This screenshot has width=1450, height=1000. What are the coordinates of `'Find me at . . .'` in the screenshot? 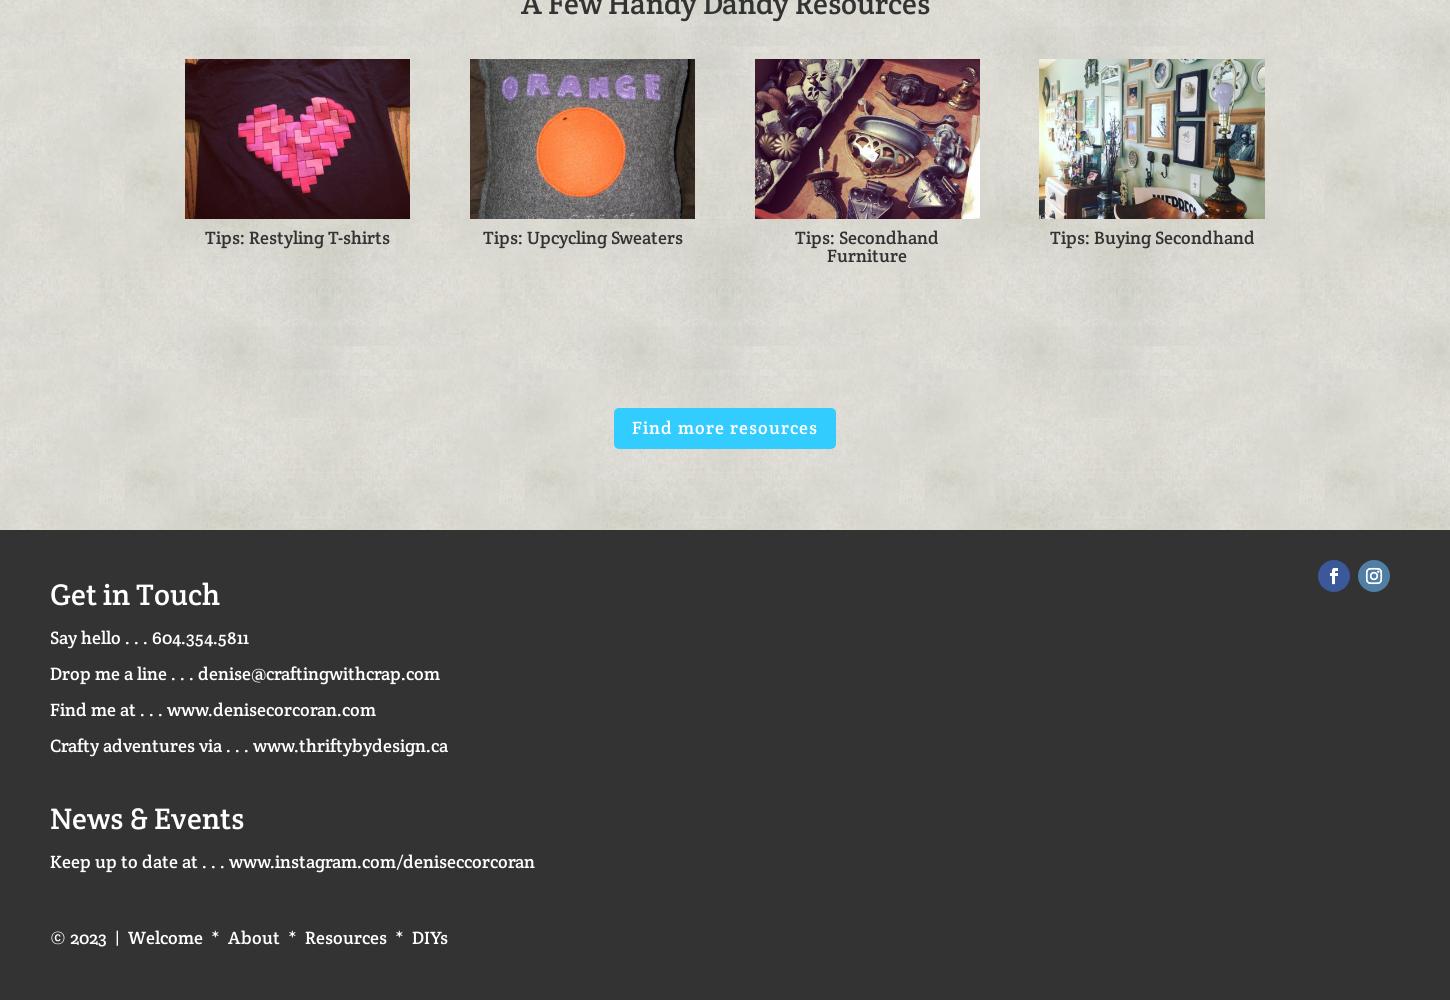 It's located at (108, 708).